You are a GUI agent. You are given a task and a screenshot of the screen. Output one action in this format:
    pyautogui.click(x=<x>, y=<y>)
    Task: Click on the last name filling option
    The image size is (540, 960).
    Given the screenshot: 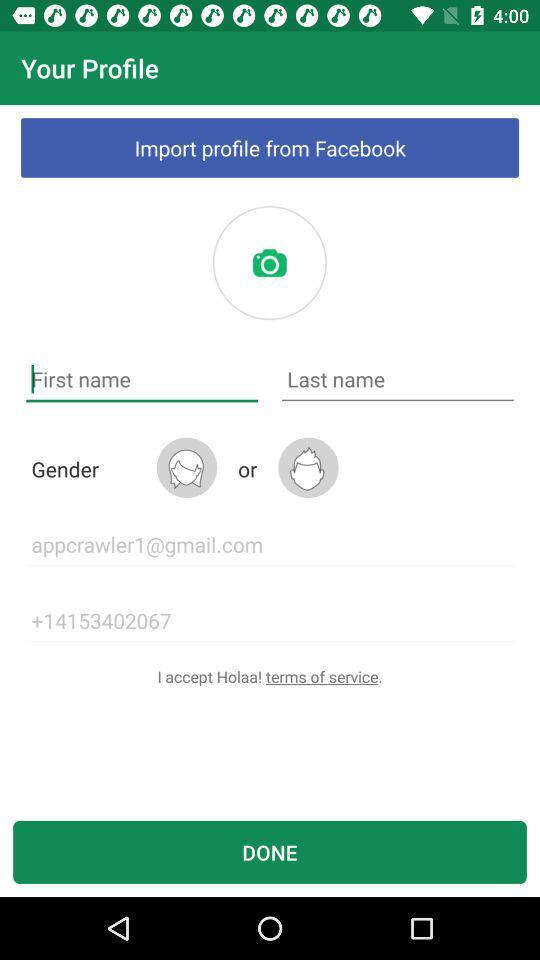 What is the action you would take?
    pyautogui.click(x=397, y=378)
    